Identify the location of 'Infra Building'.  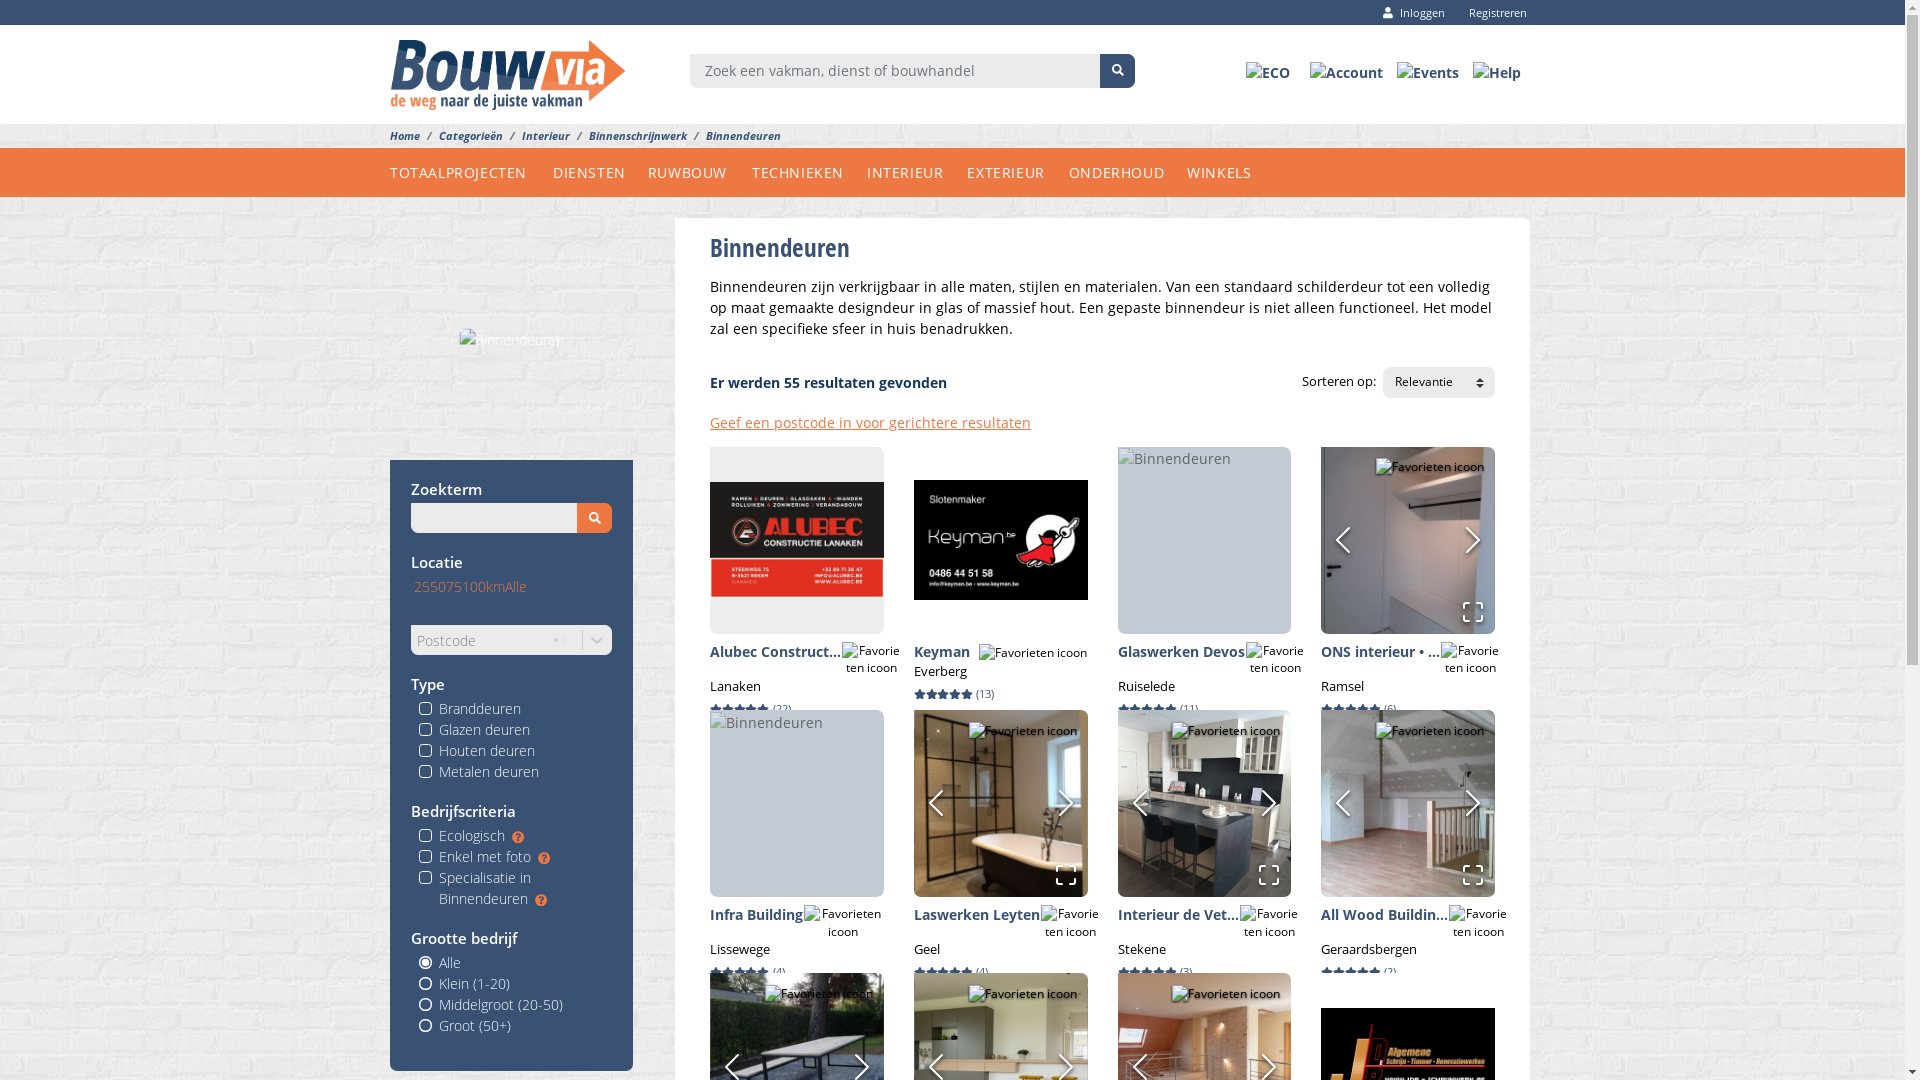
(710, 914).